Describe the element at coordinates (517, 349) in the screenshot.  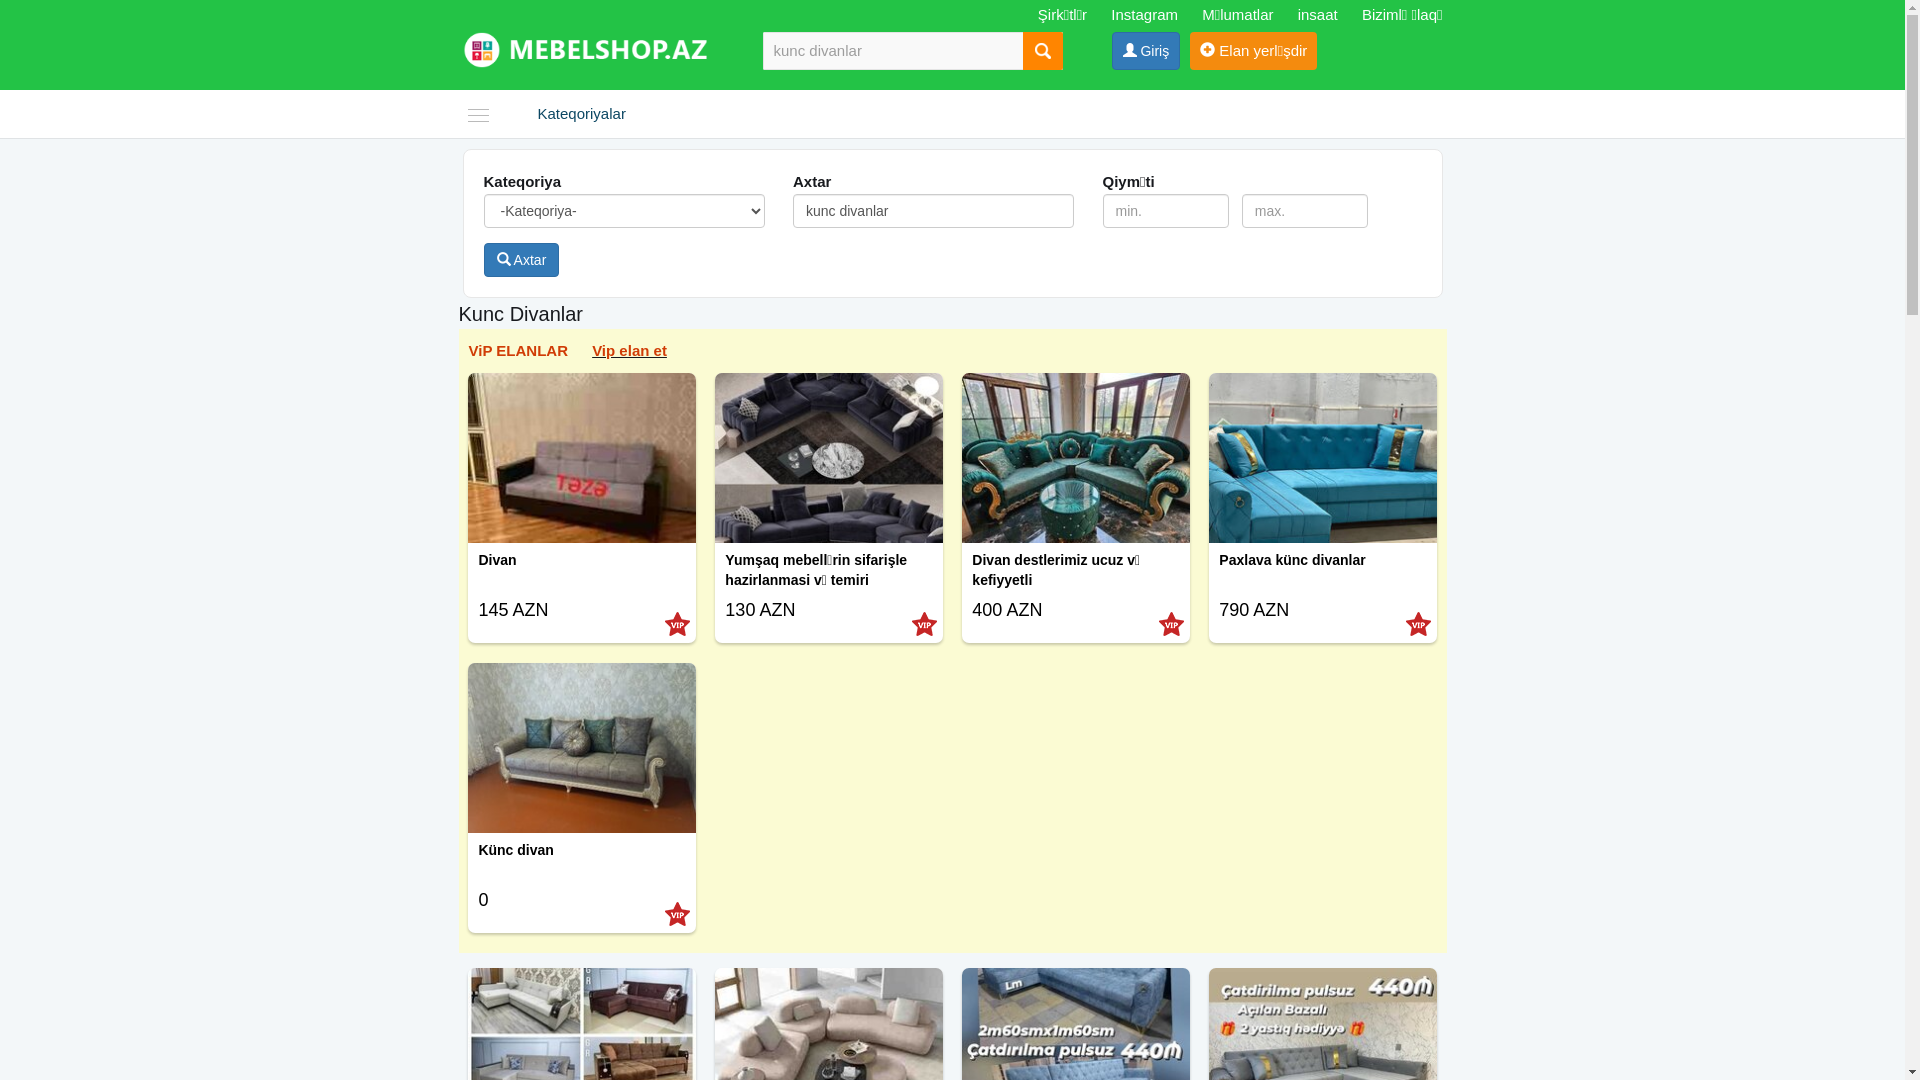
I see `'ViP ELANLAR'` at that location.